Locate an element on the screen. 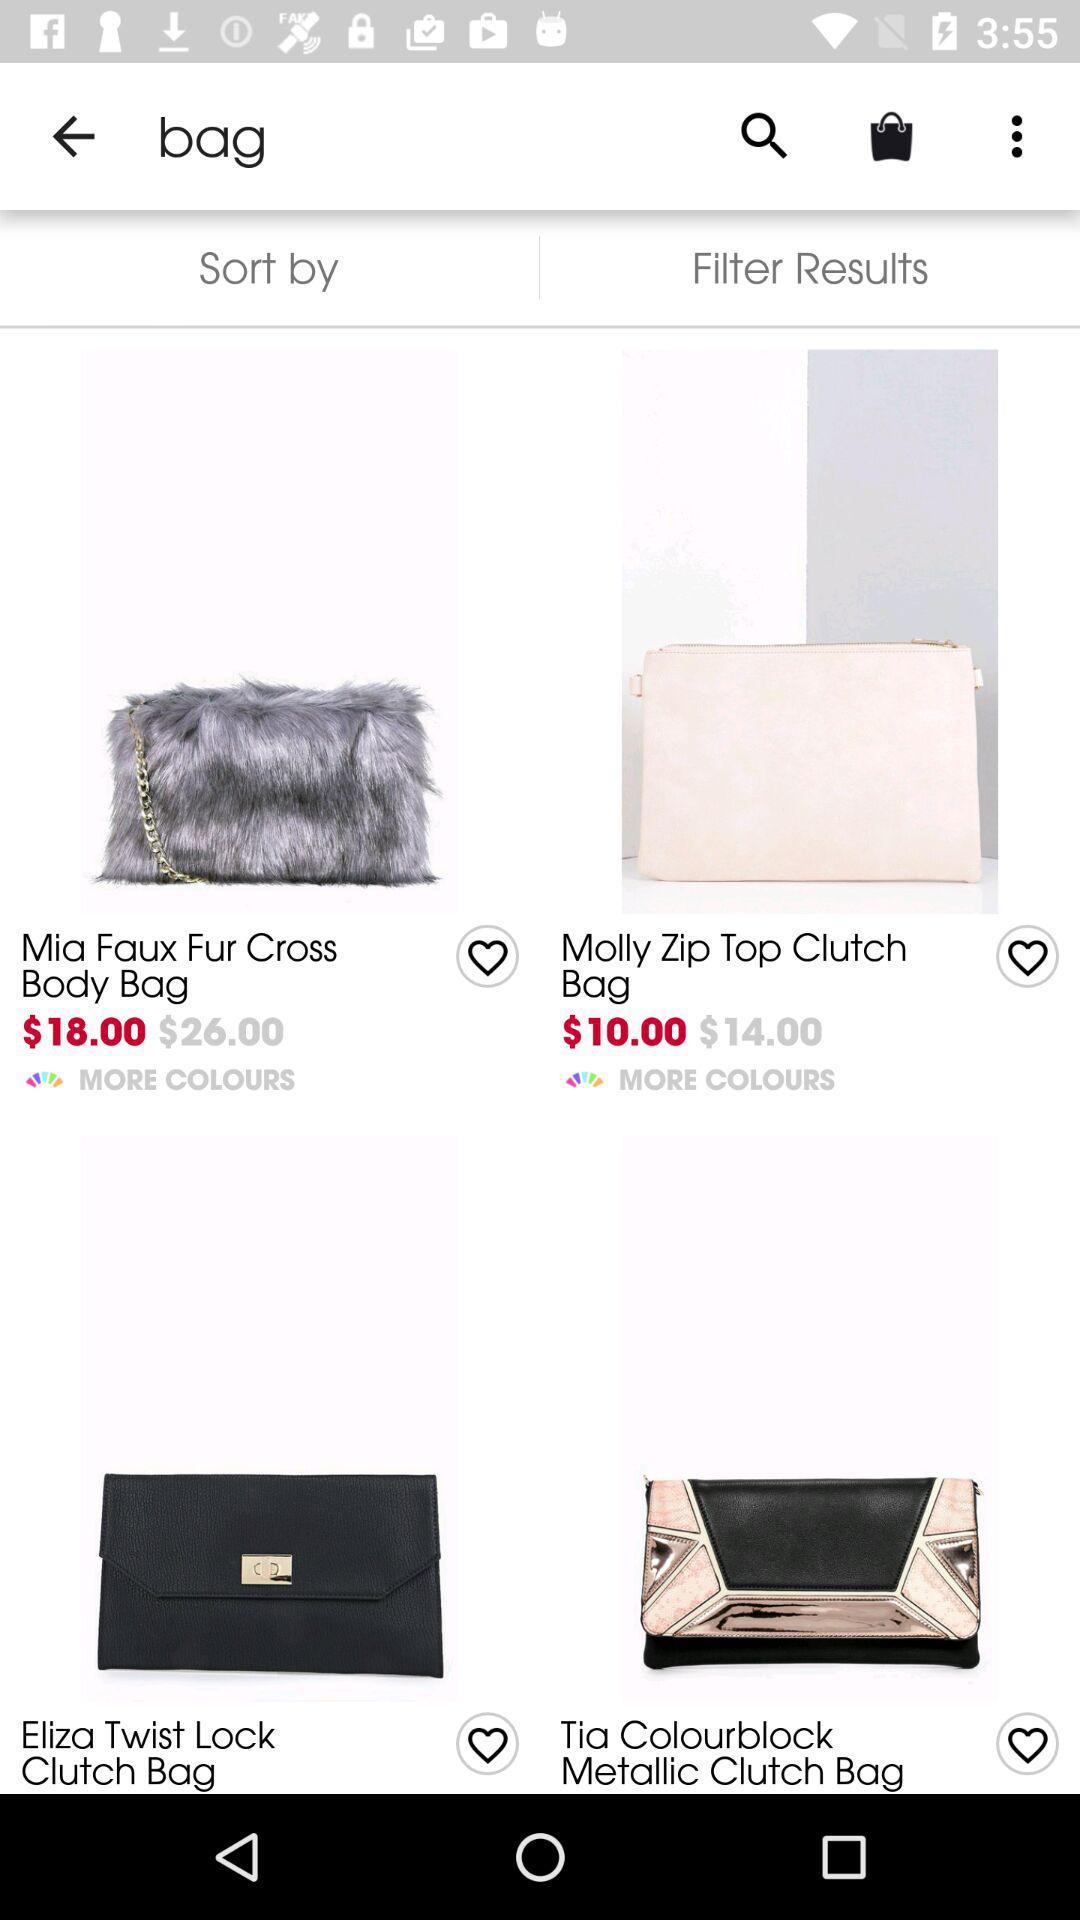 The image size is (1080, 1920). mark as favorite is located at coordinates (487, 955).